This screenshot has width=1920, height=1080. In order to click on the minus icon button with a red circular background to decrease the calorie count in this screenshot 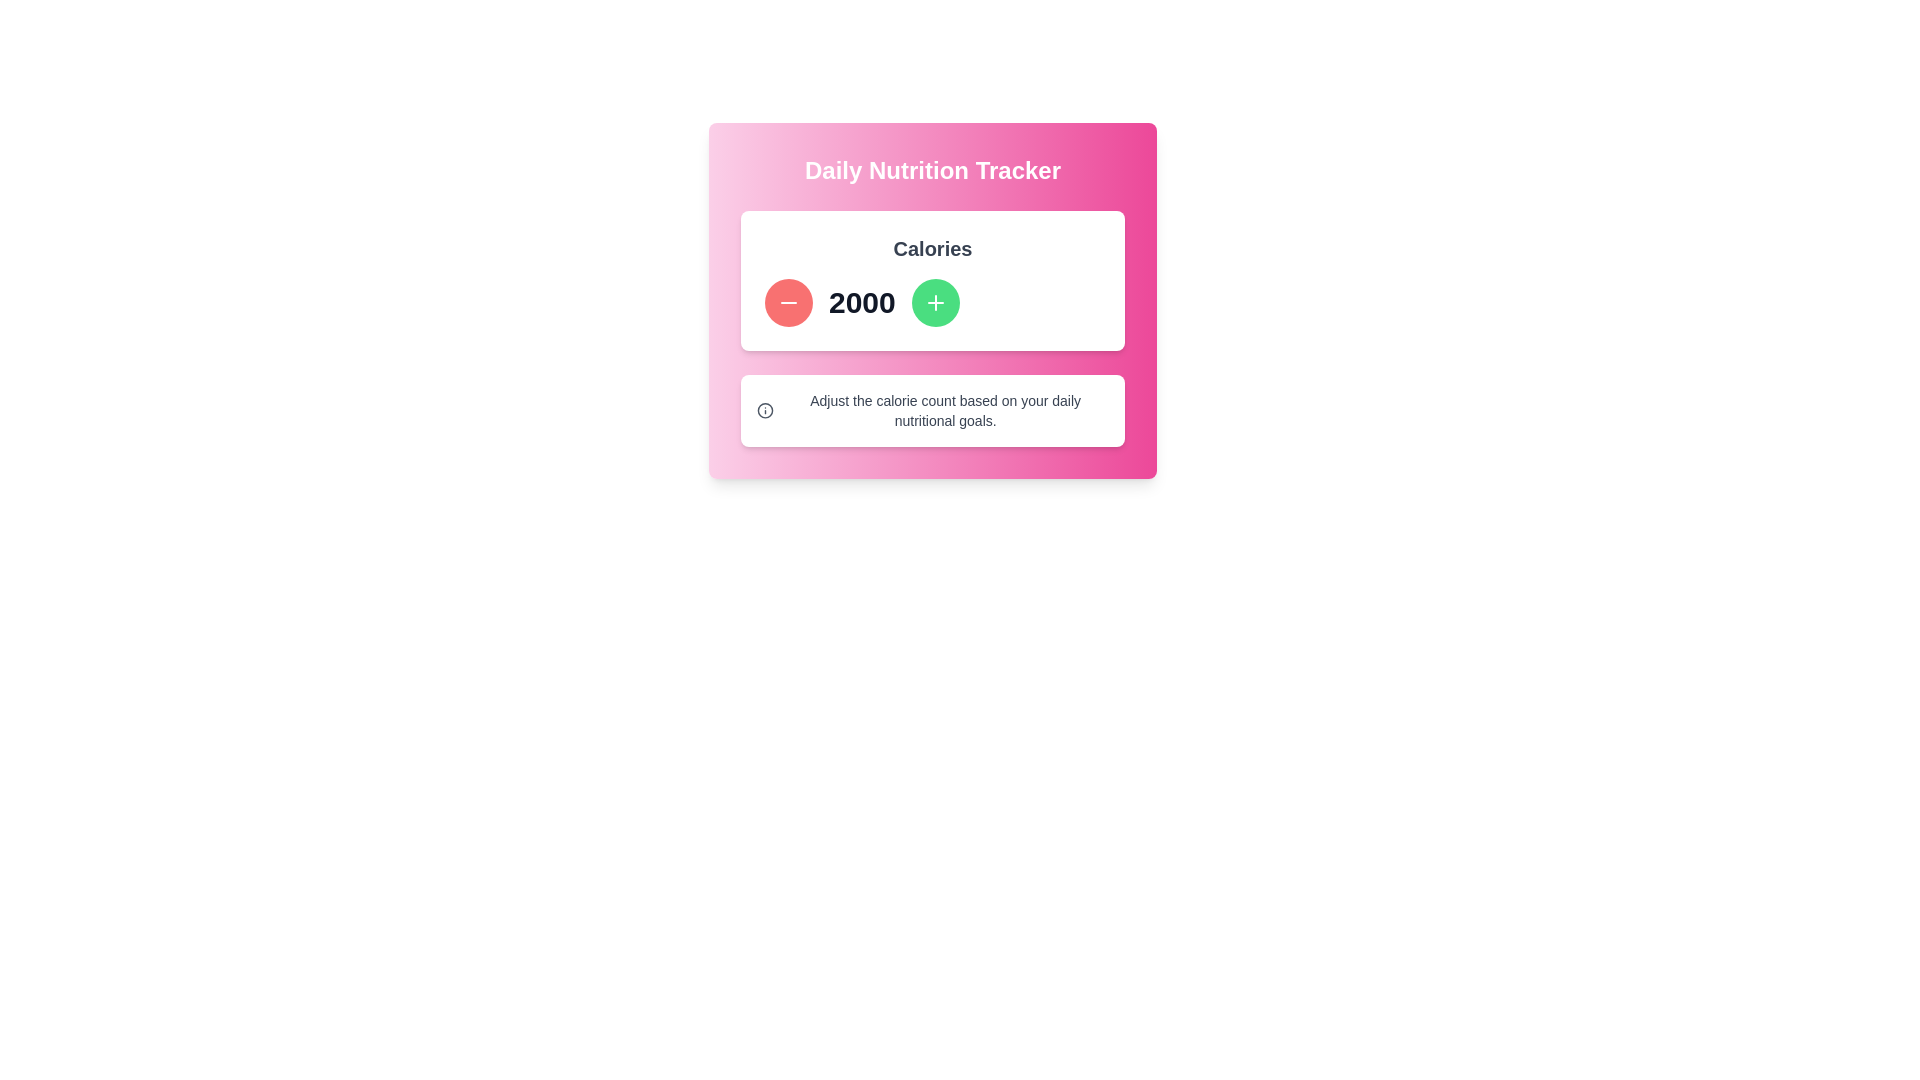, I will do `click(787, 303)`.